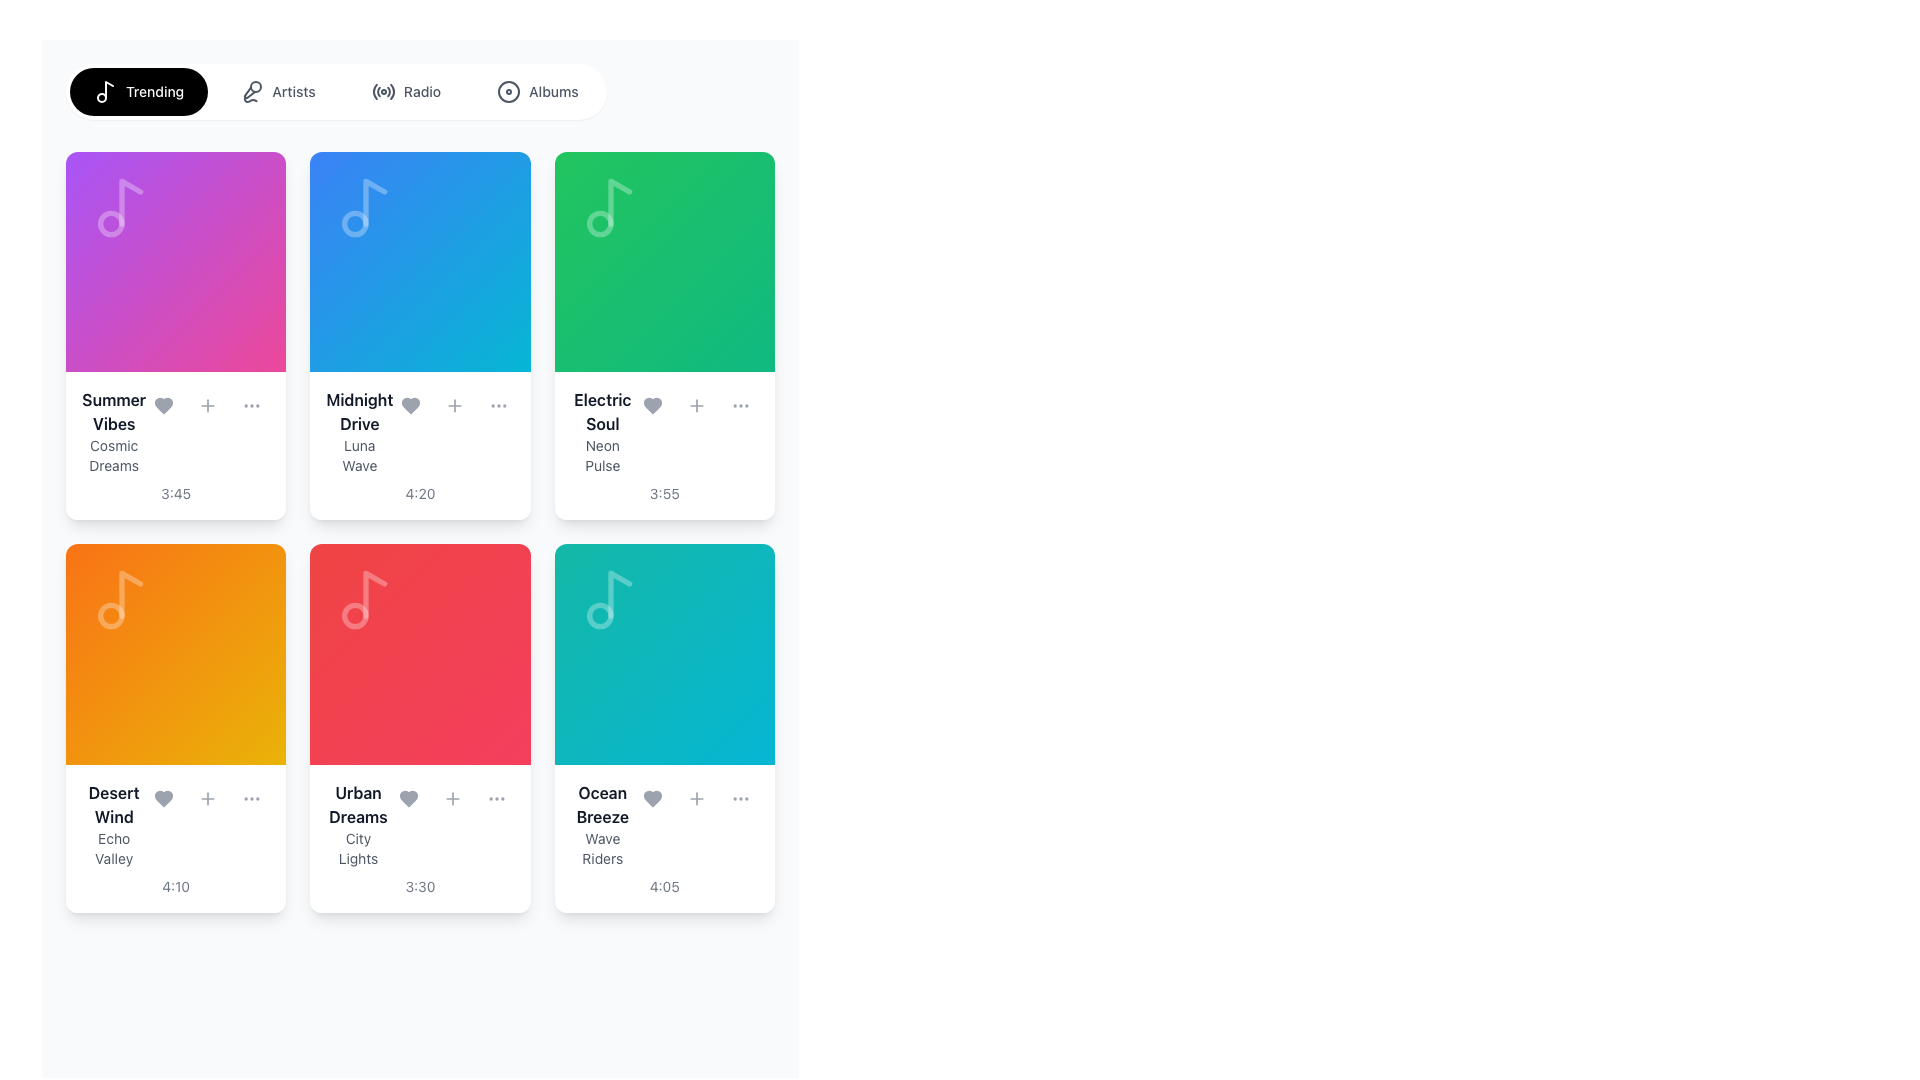  I want to click on the heart-shaped icon representing the 'like' or 'favorite' action located below the song title 'Ocean Breeze' by 'Wave Riders', so click(652, 797).